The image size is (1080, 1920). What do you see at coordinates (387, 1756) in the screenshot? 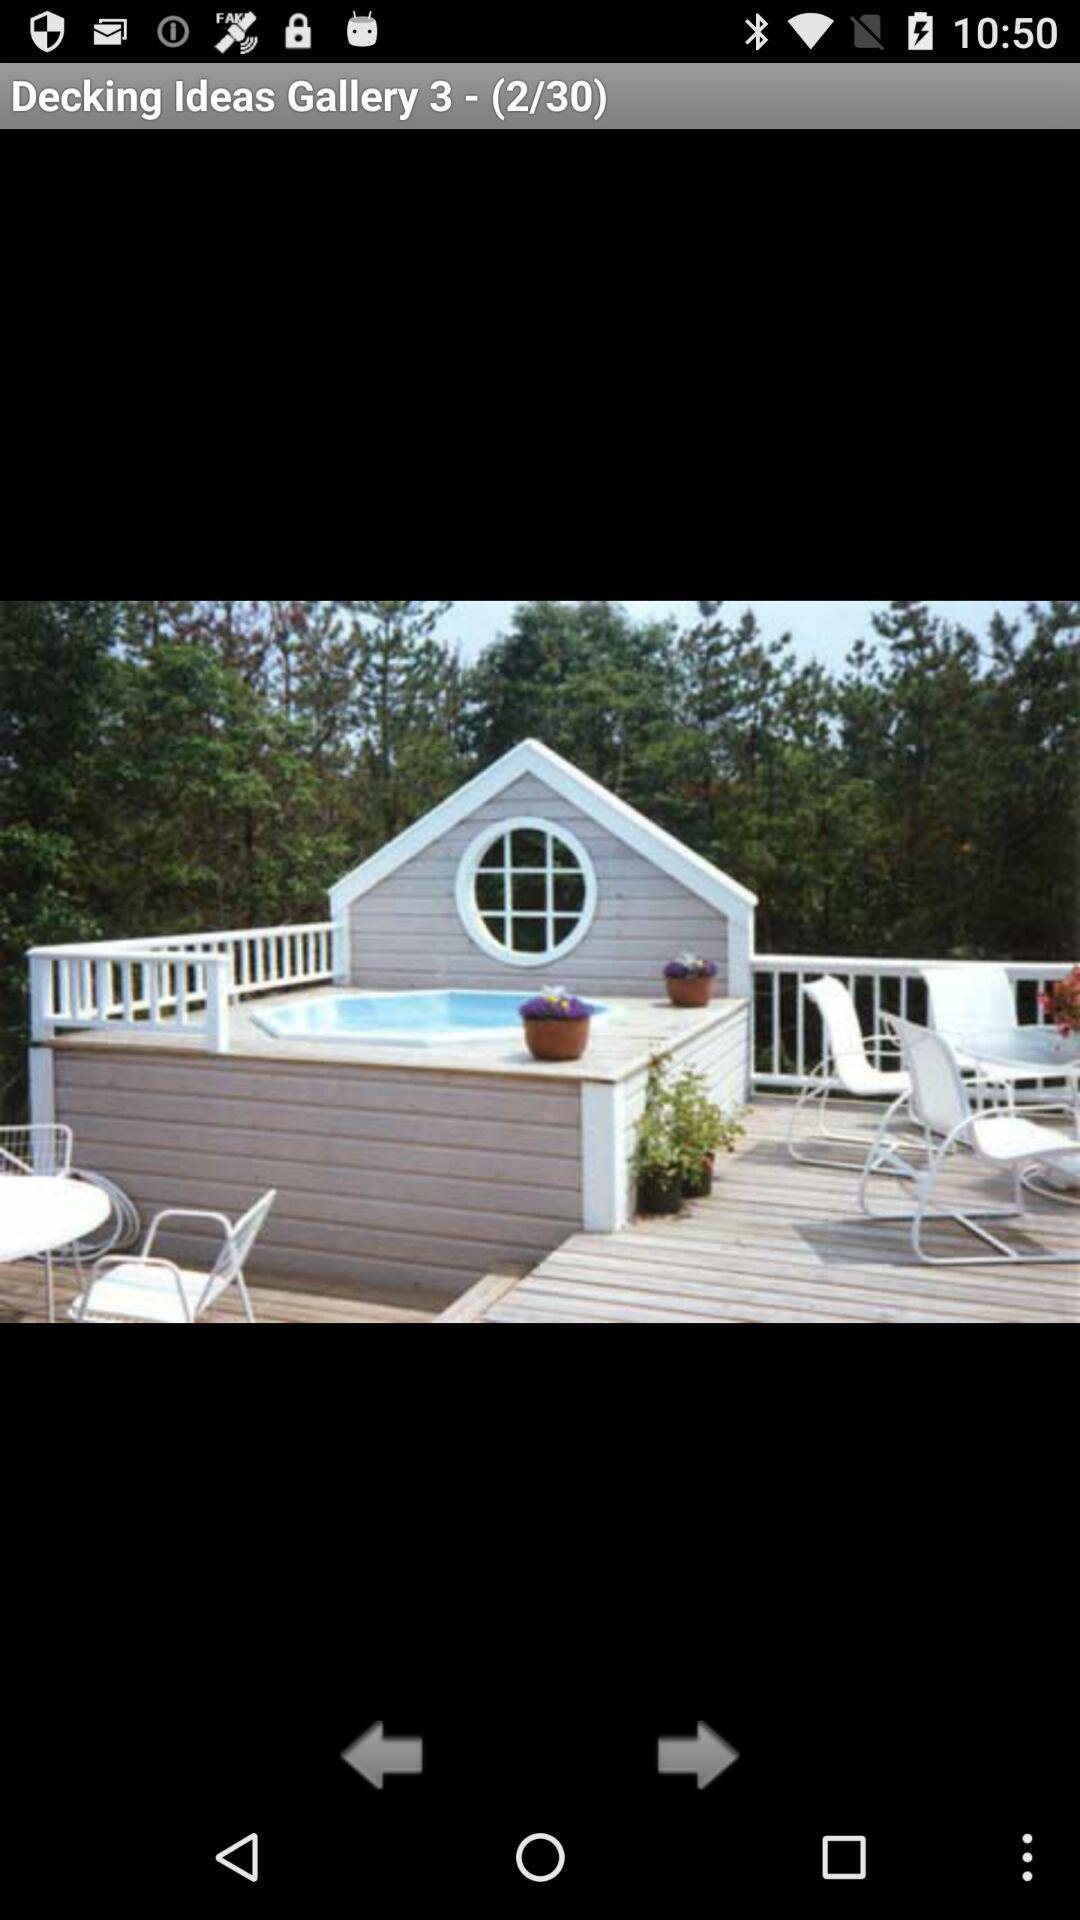
I see `go back` at bounding box center [387, 1756].